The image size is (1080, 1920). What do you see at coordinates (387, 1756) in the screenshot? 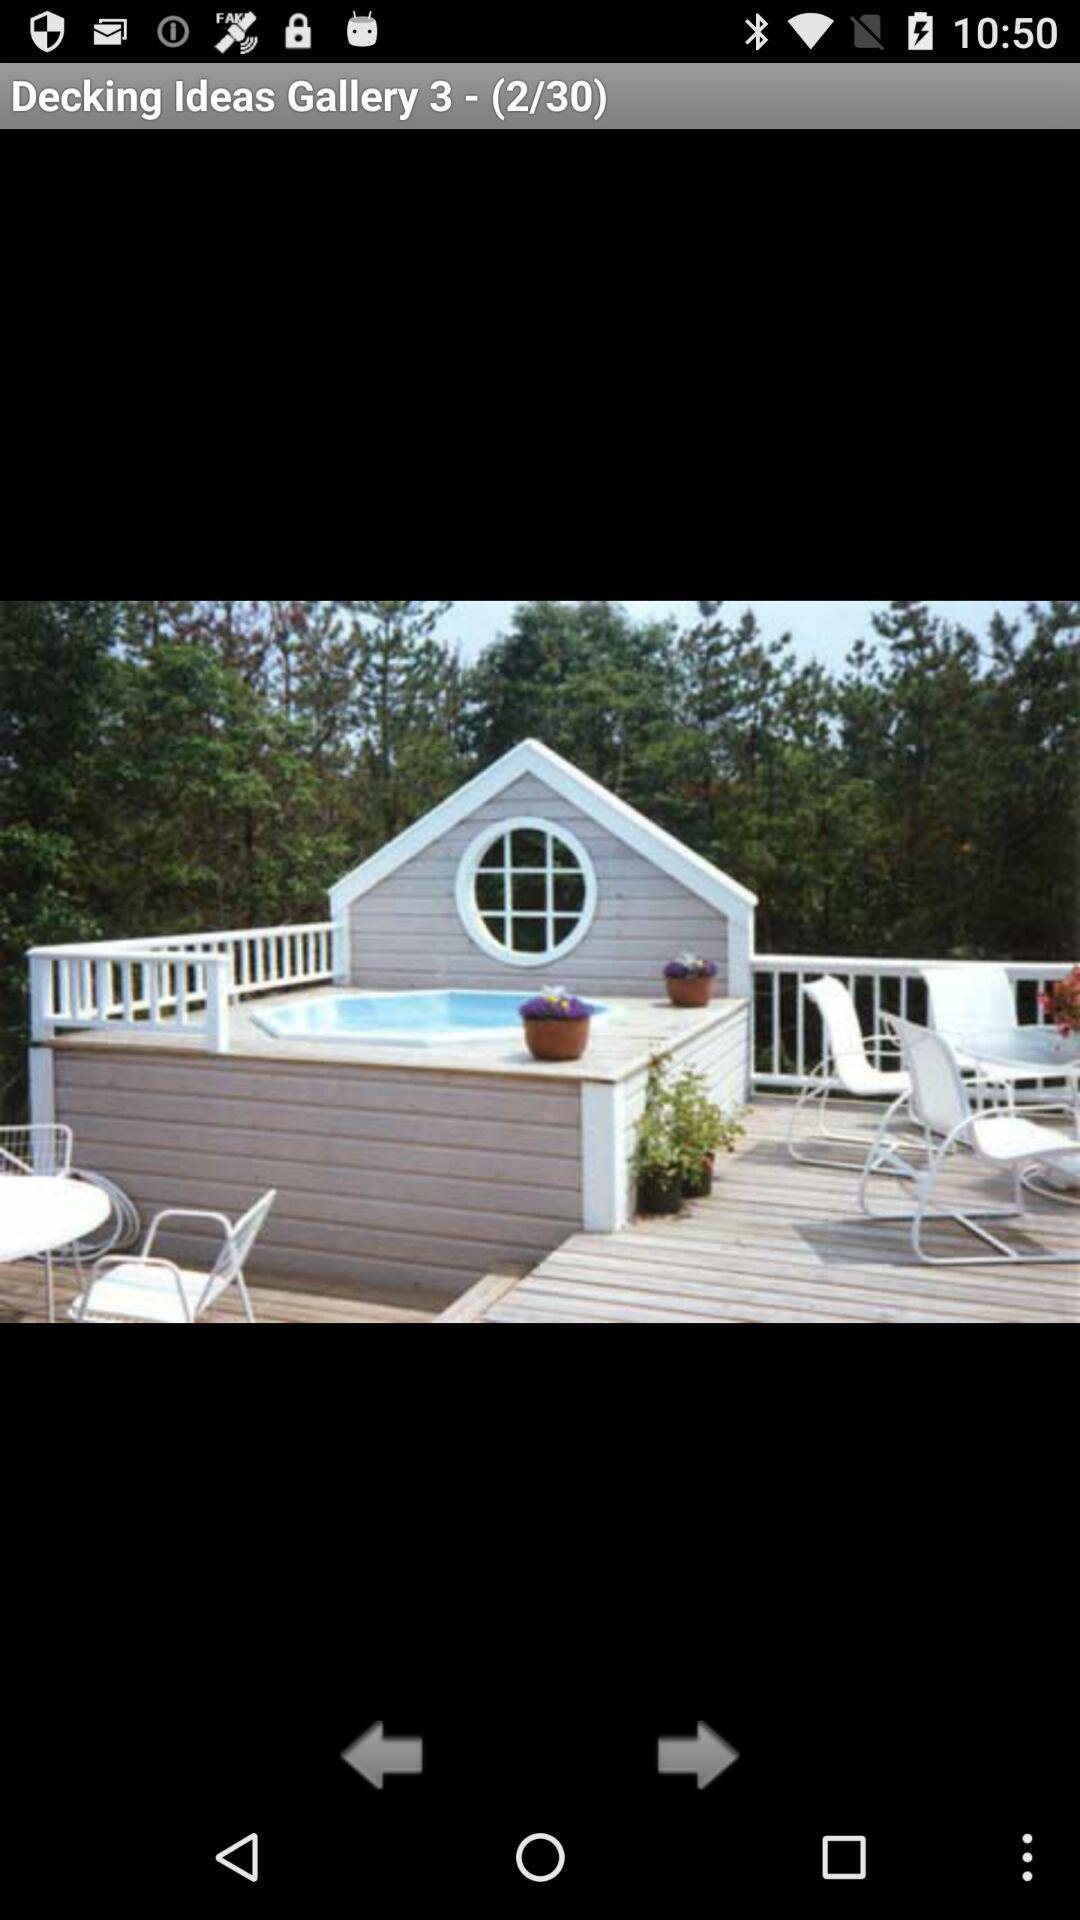
I see `go back` at bounding box center [387, 1756].